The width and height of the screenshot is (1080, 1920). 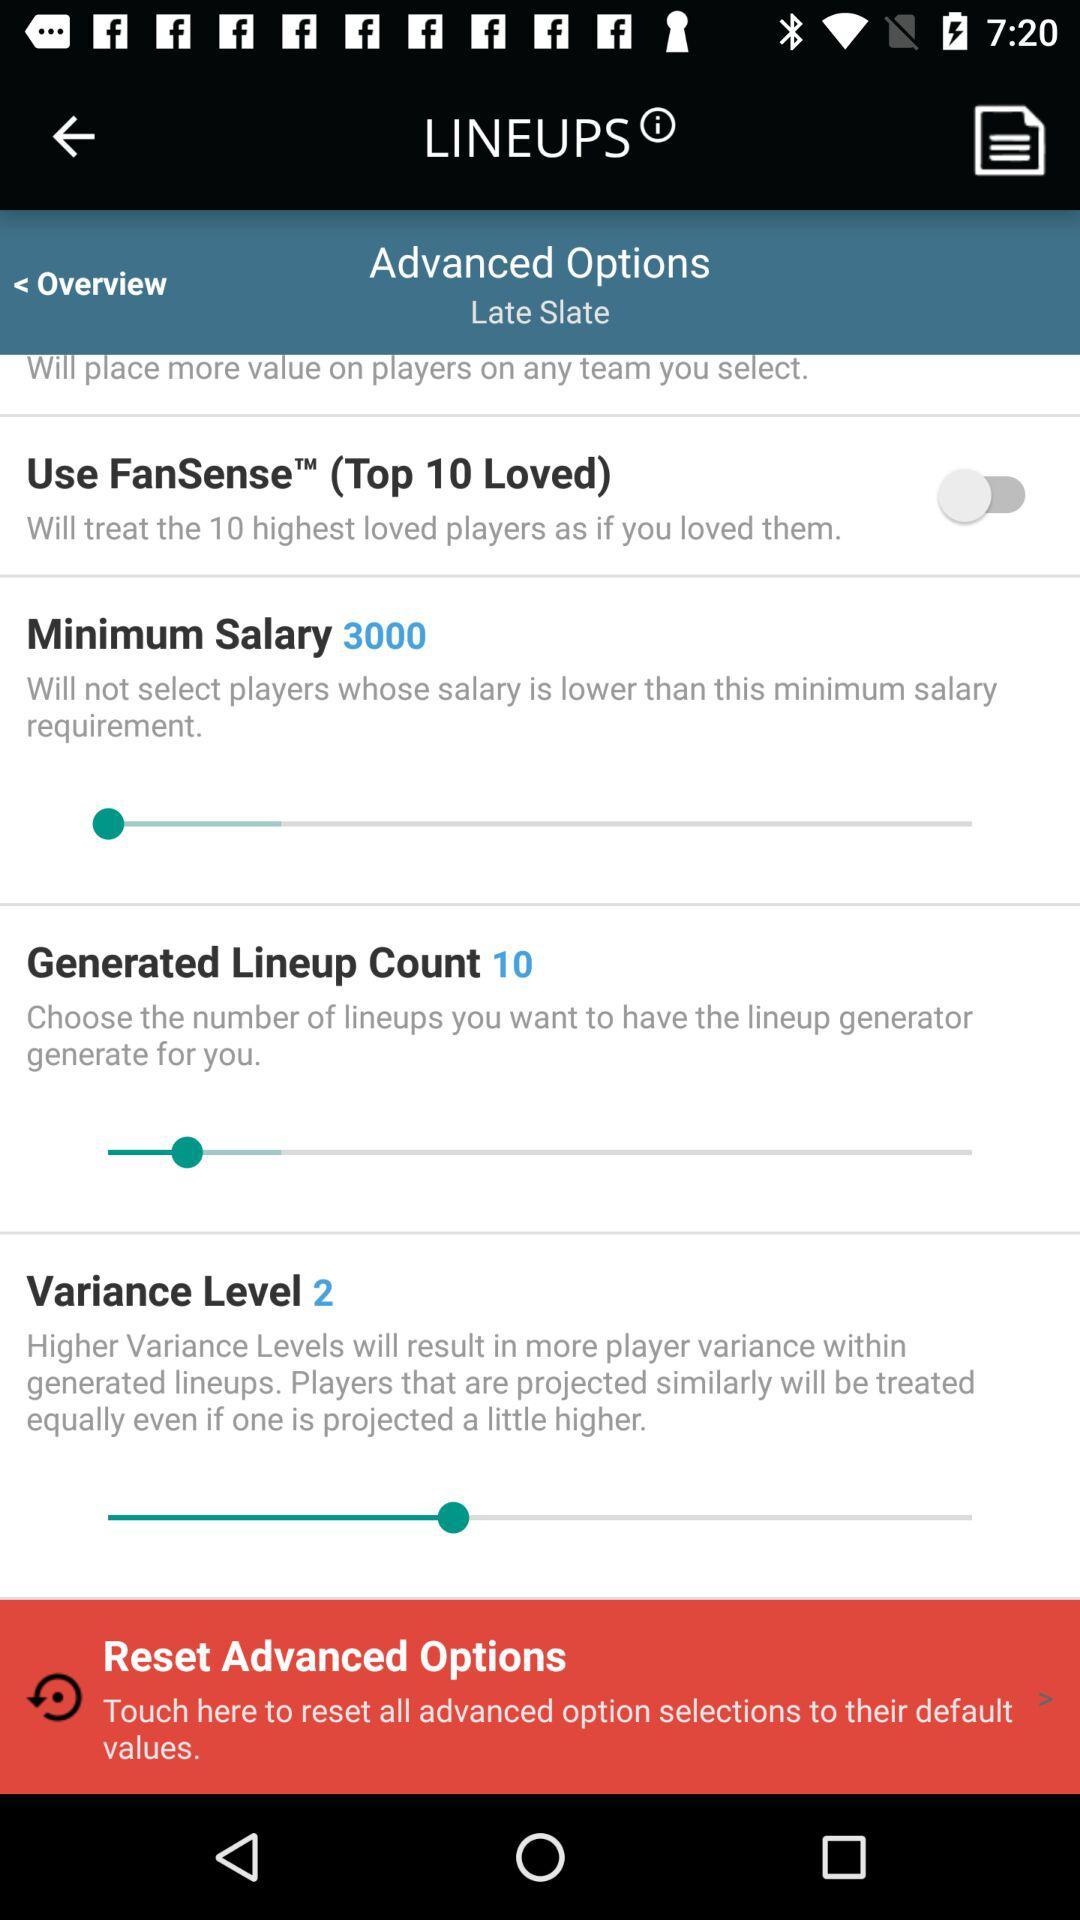 I want to click on slide to modify variance, so click(x=540, y=1517).